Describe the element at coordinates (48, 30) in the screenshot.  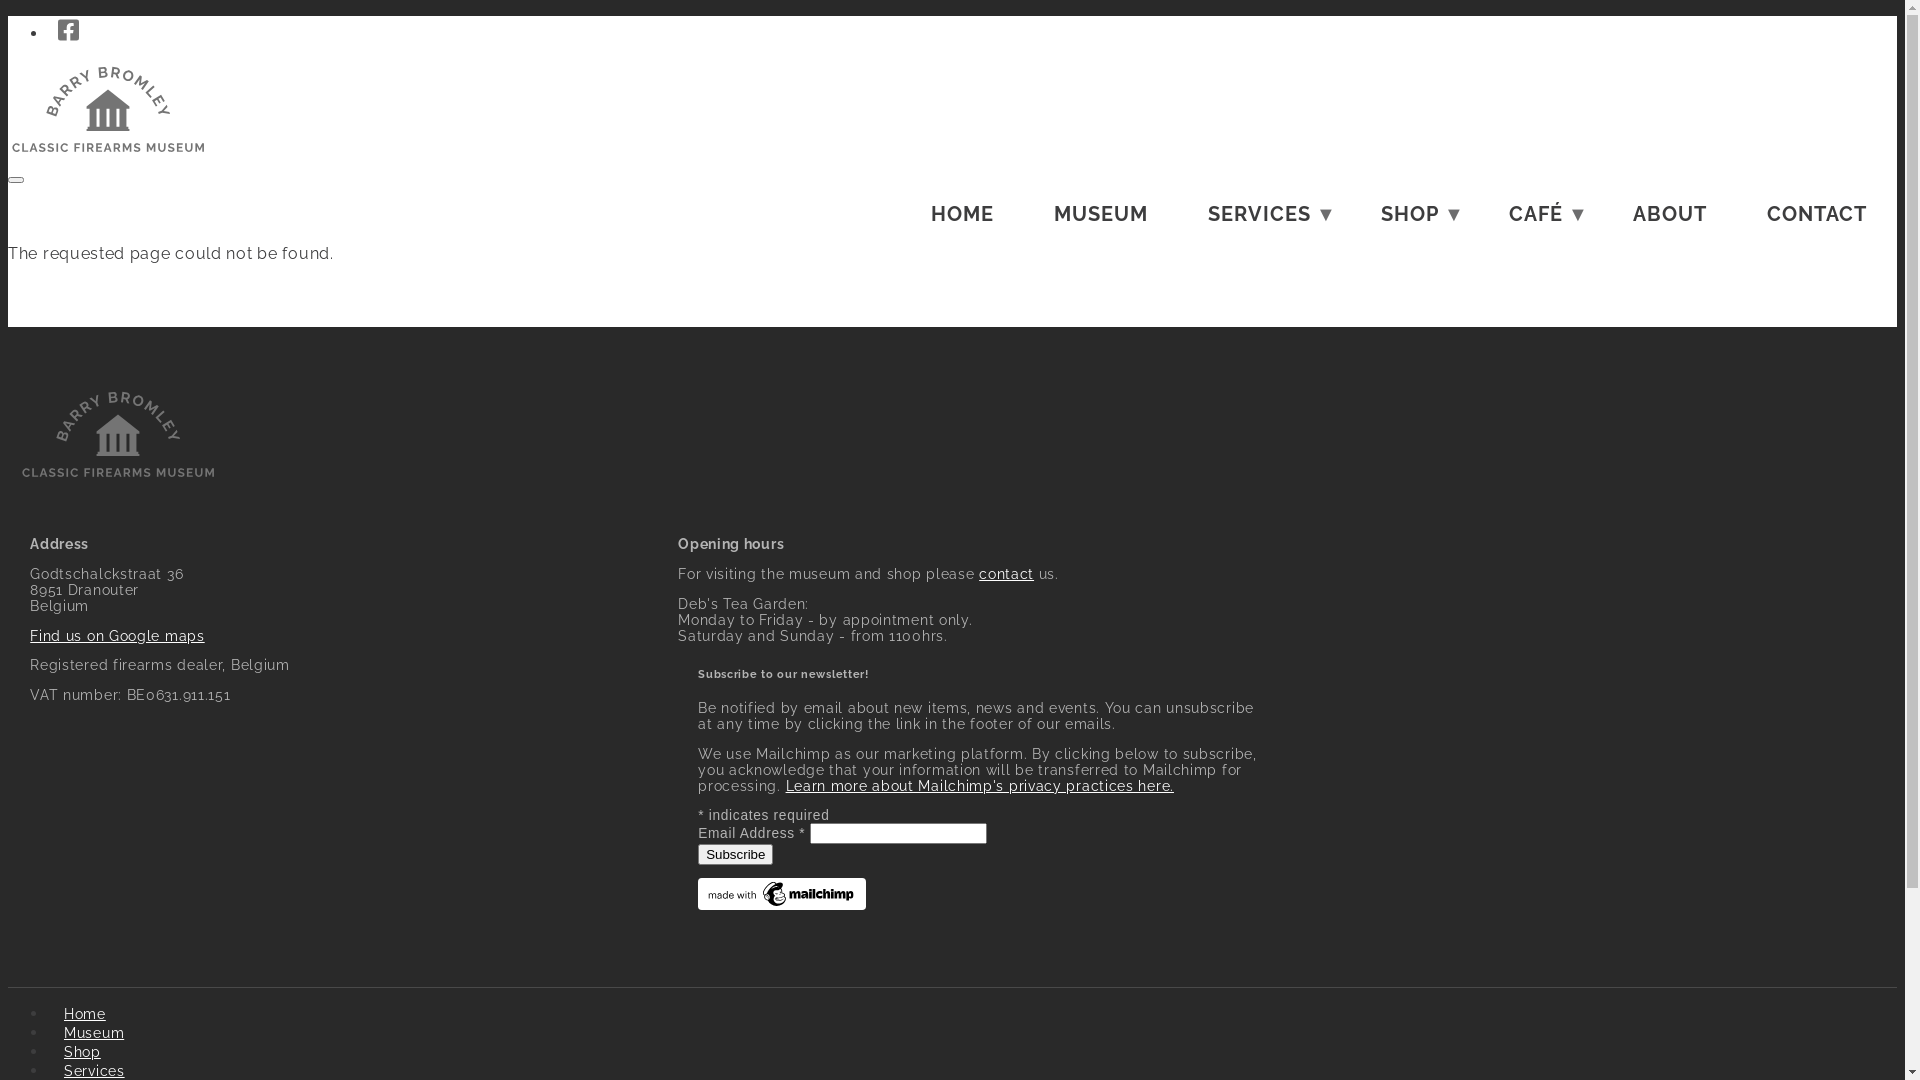
I see `'Visit our Facebook page'` at that location.